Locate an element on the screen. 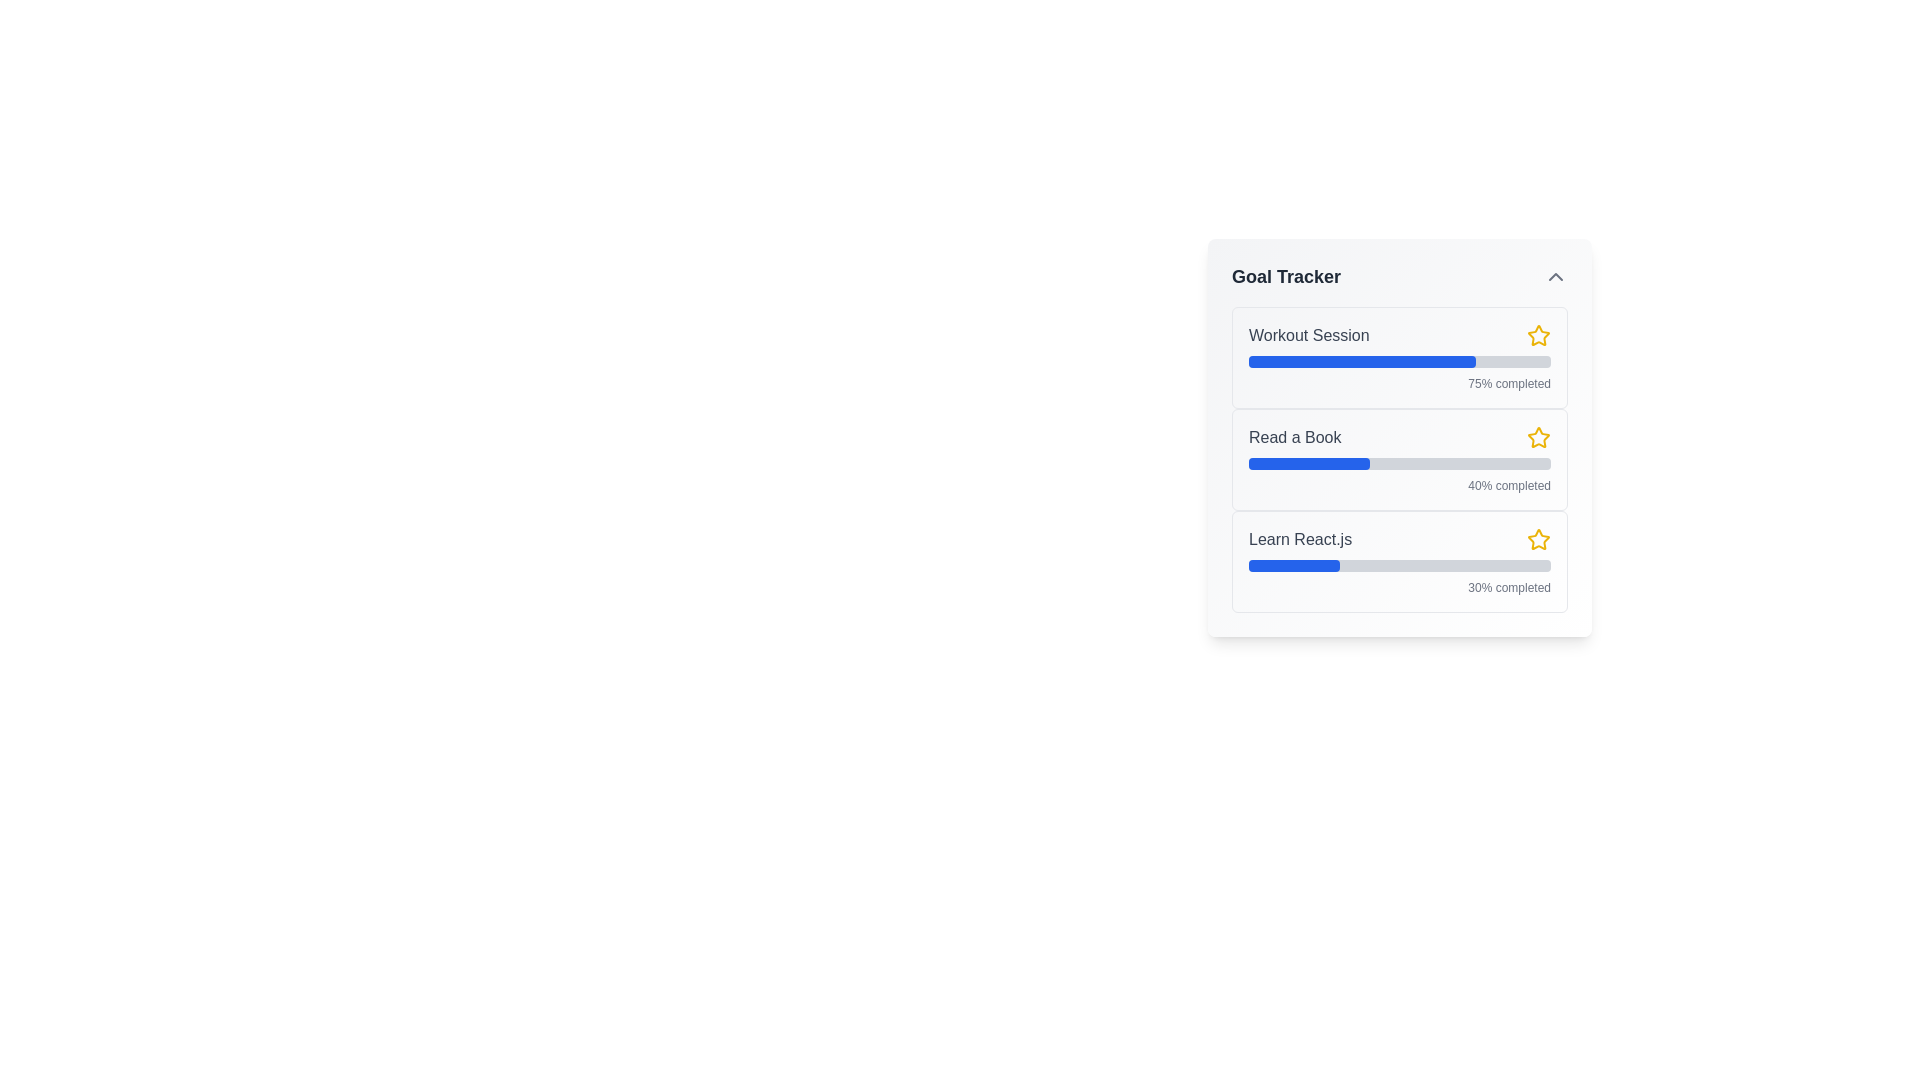  the task titled 'Workout Session' is located at coordinates (1399, 334).